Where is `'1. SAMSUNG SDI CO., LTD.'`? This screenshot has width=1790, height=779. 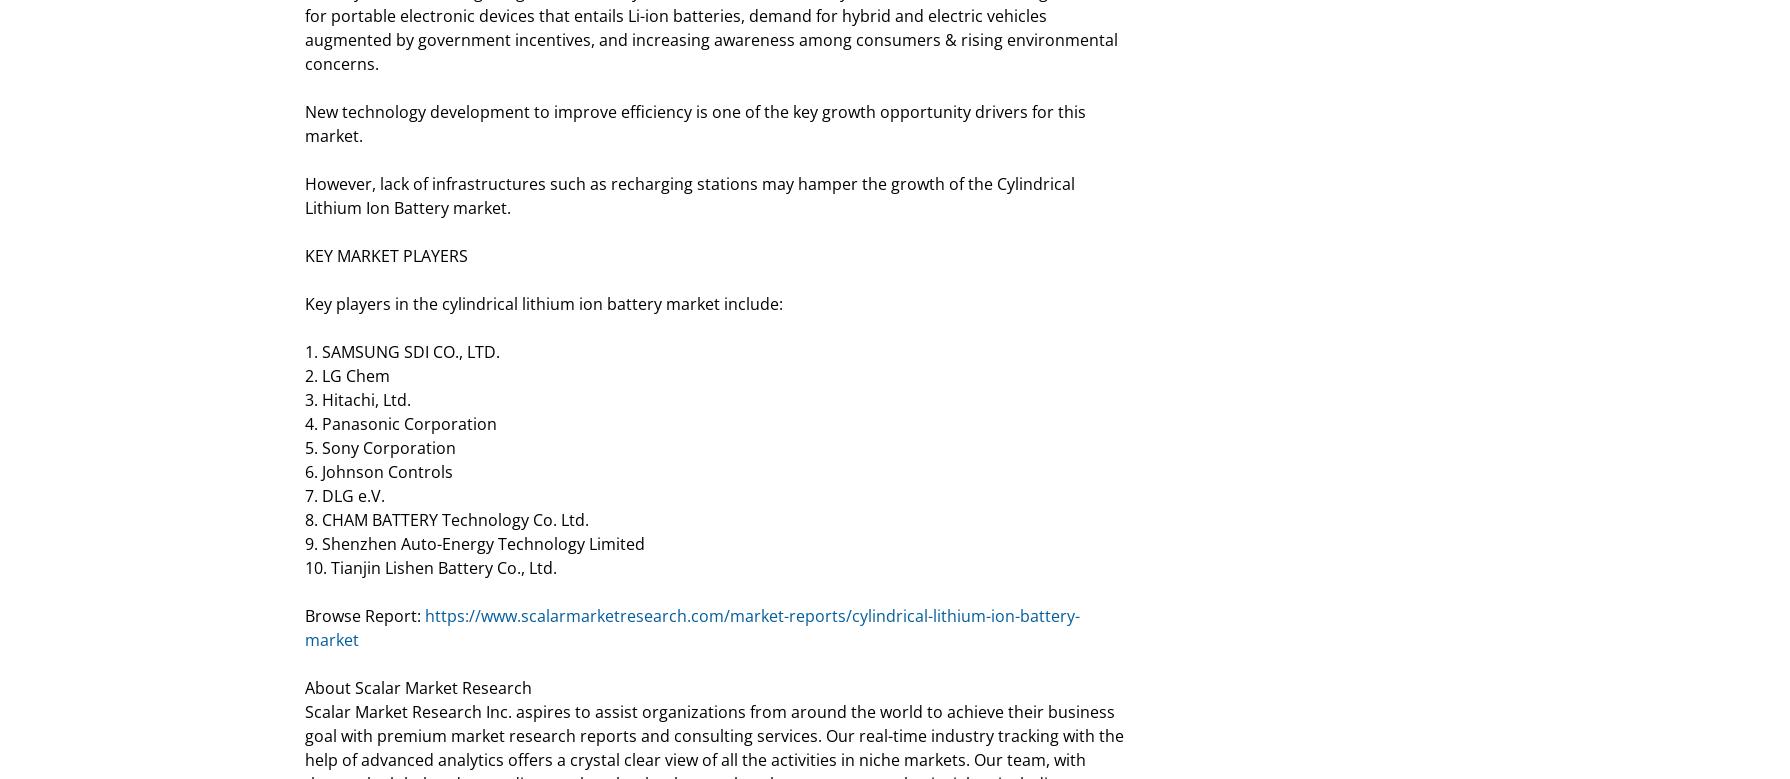 '1. SAMSUNG SDI CO., LTD.' is located at coordinates (402, 352).